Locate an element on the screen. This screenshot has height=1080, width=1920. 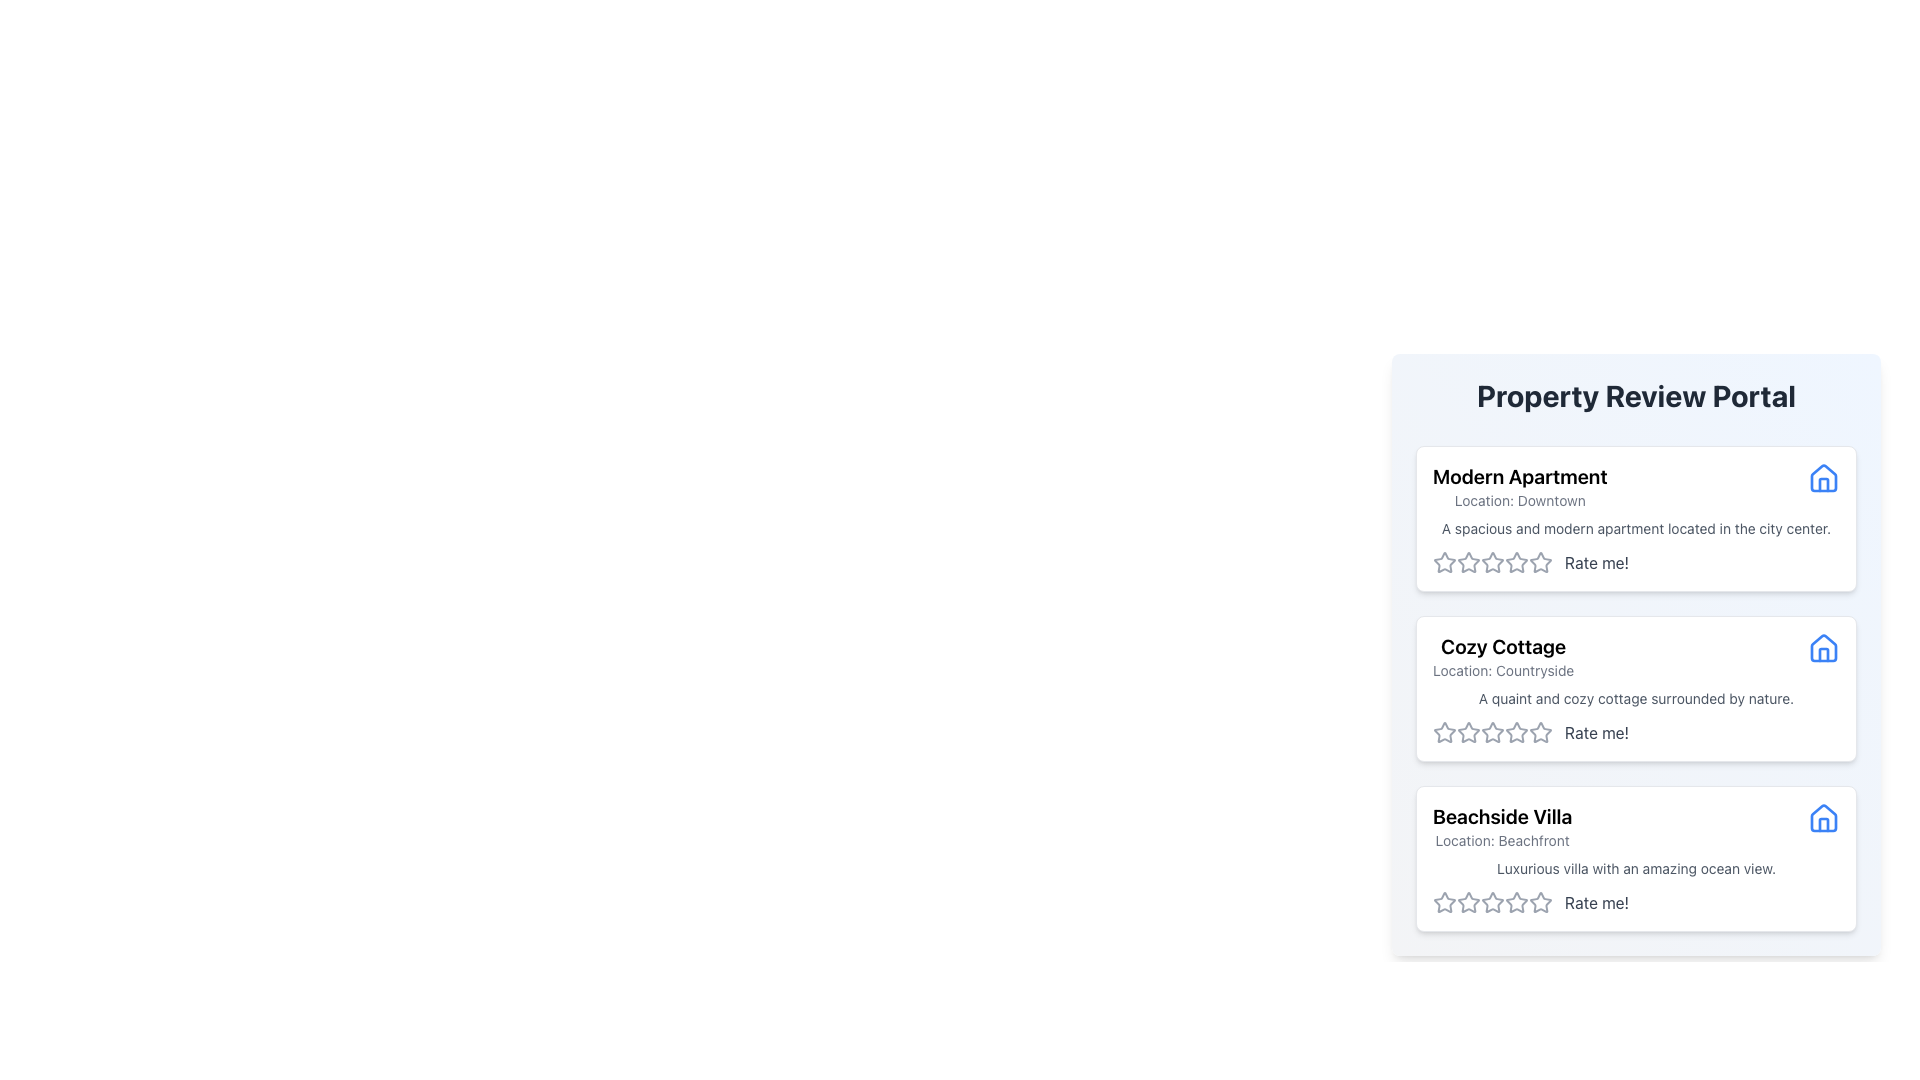
the first star rating icon in the 'Modern Apartment' section of the 'Property Review Portal' is located at coordinates (1444, 562).